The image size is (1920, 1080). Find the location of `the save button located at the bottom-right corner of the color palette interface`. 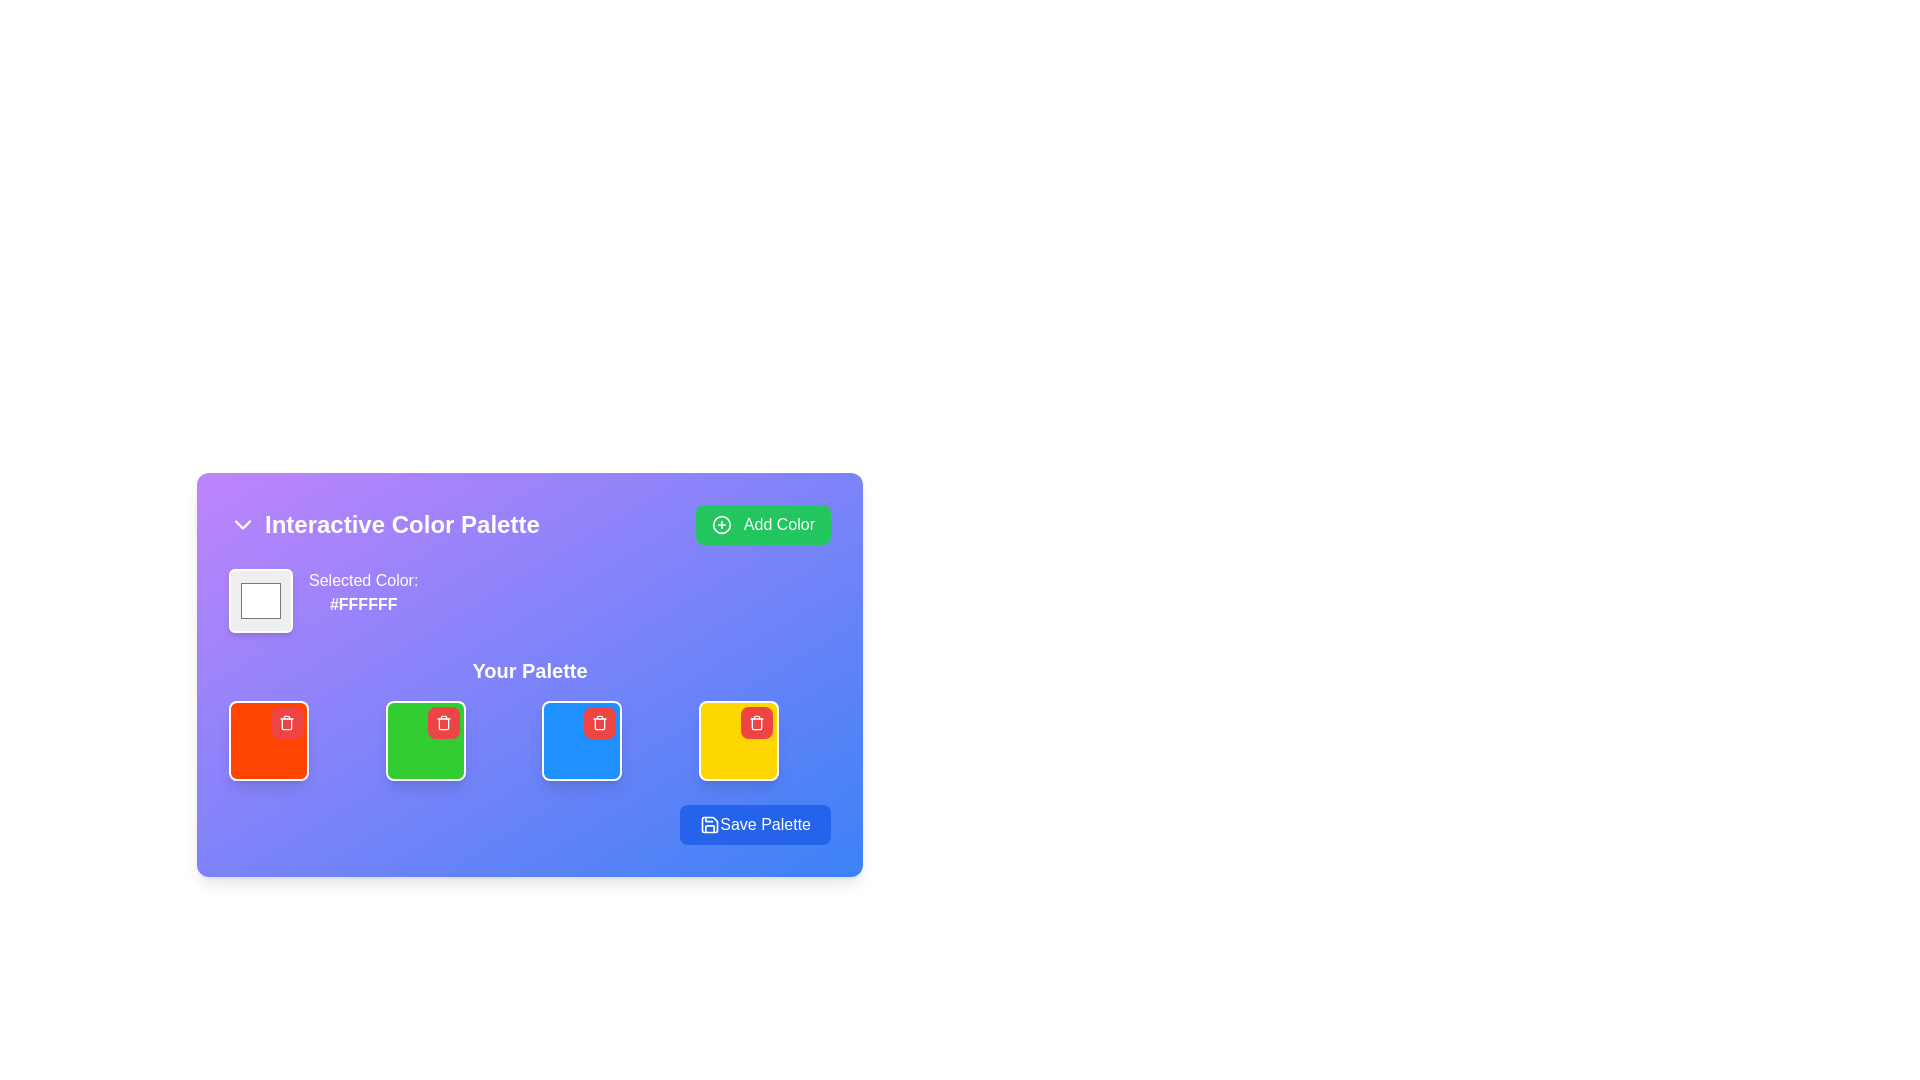

the save button located at the bottom-right corner of the color palette interface is located at coordinates (754, 825).